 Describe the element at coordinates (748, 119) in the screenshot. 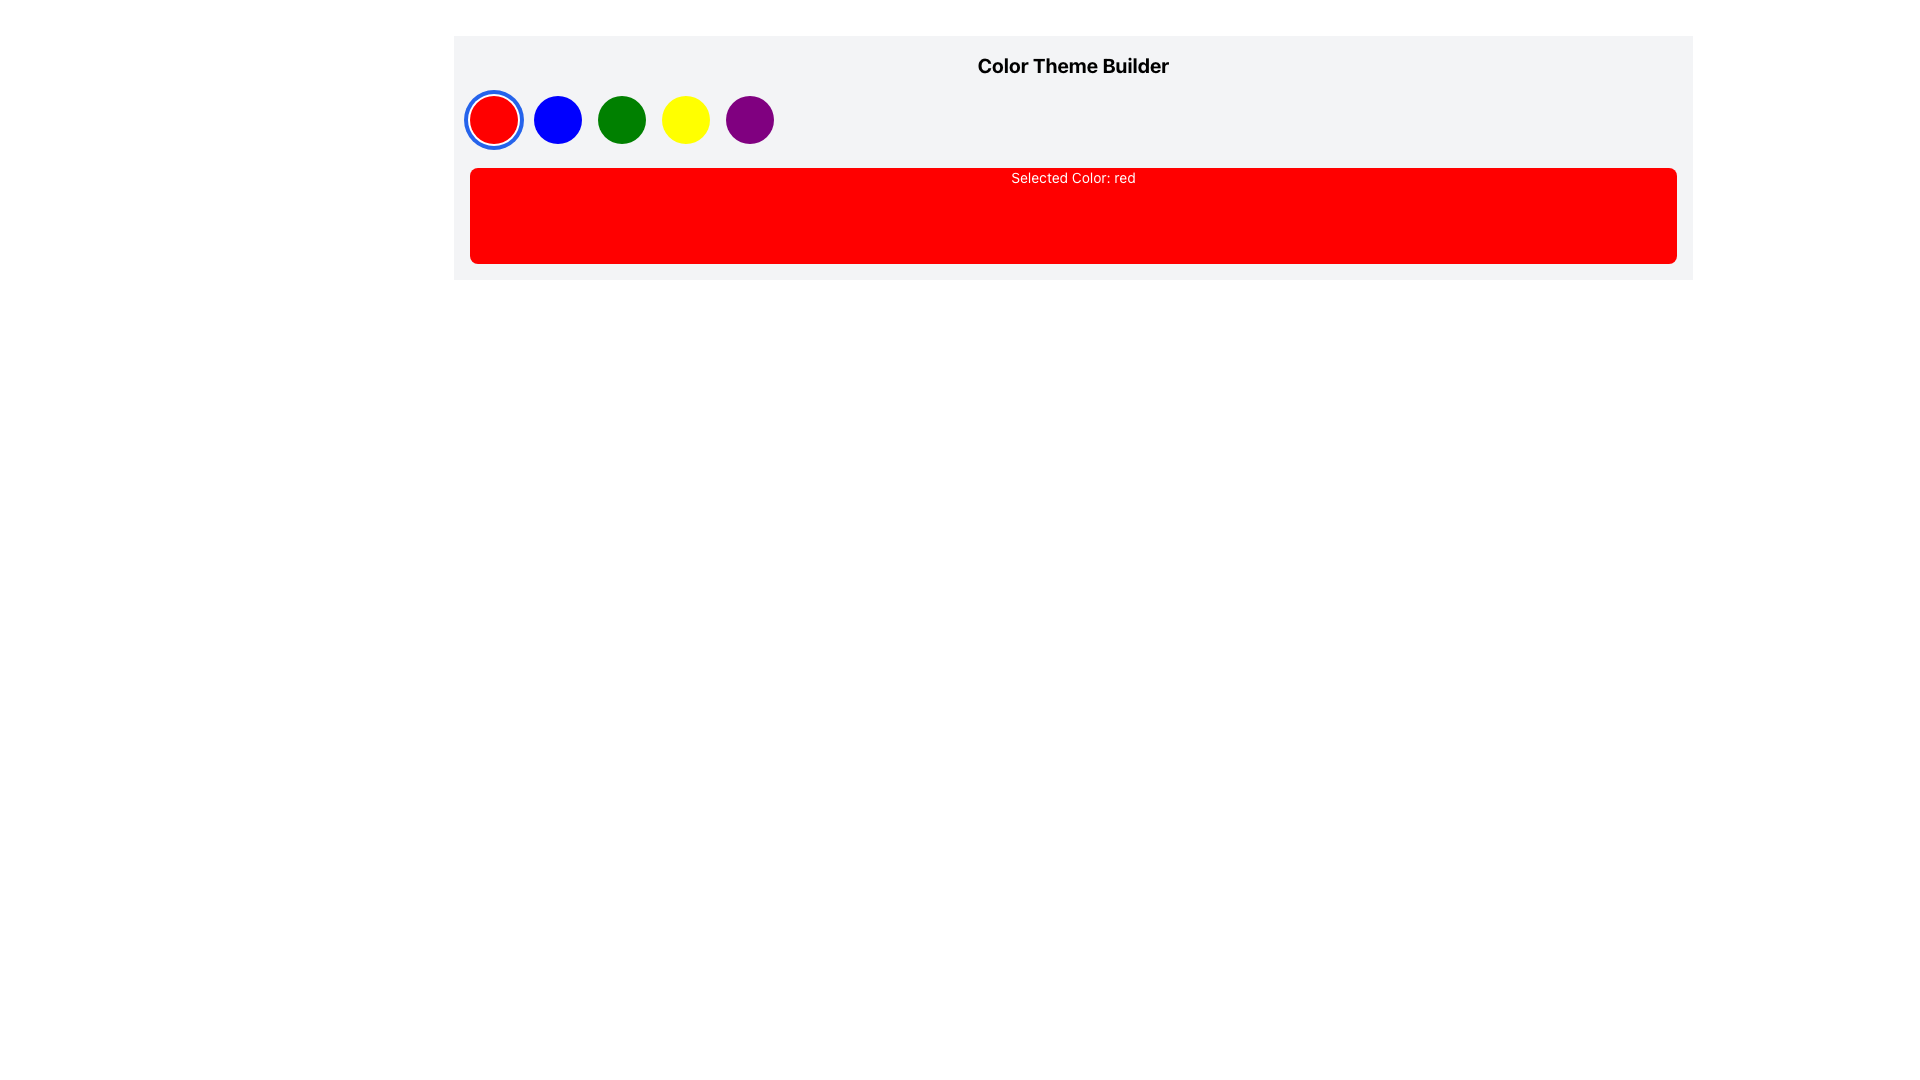

I see `the circular purple button located at the far right of a horizontal row of five evenly spaced buttons` at that location.